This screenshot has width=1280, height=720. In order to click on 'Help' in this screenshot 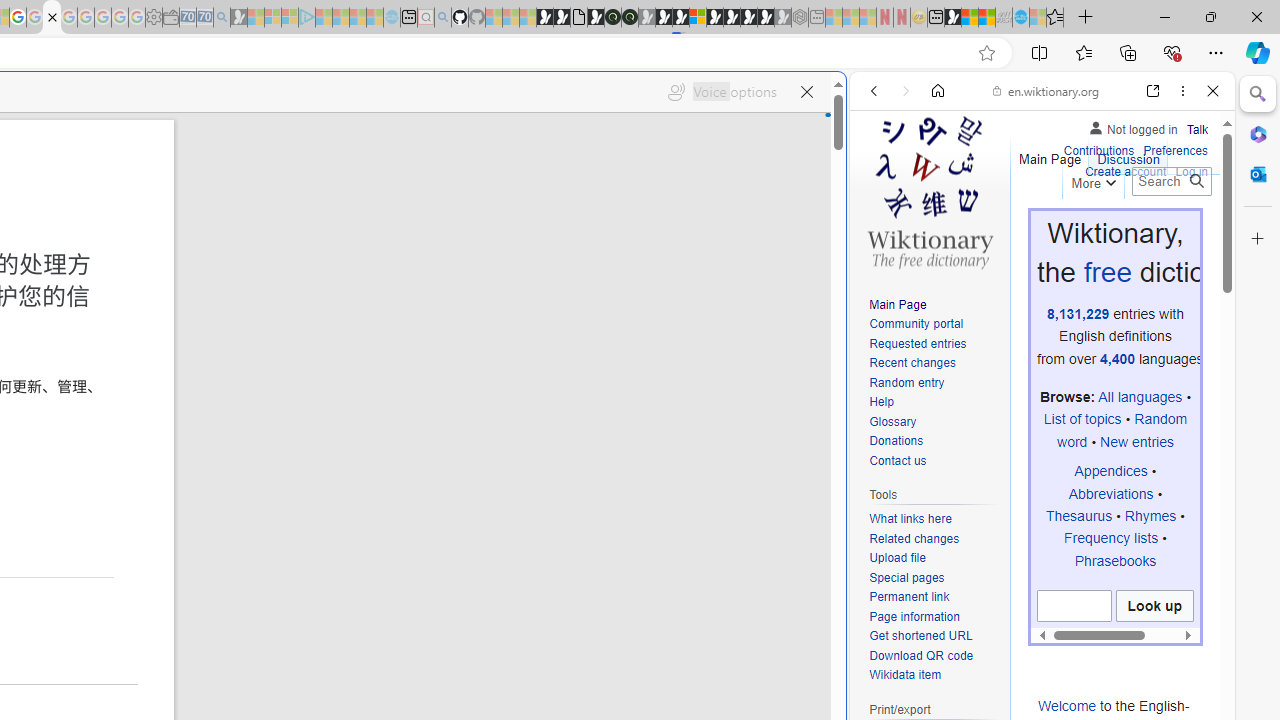, I will do `click(880, 402)`.